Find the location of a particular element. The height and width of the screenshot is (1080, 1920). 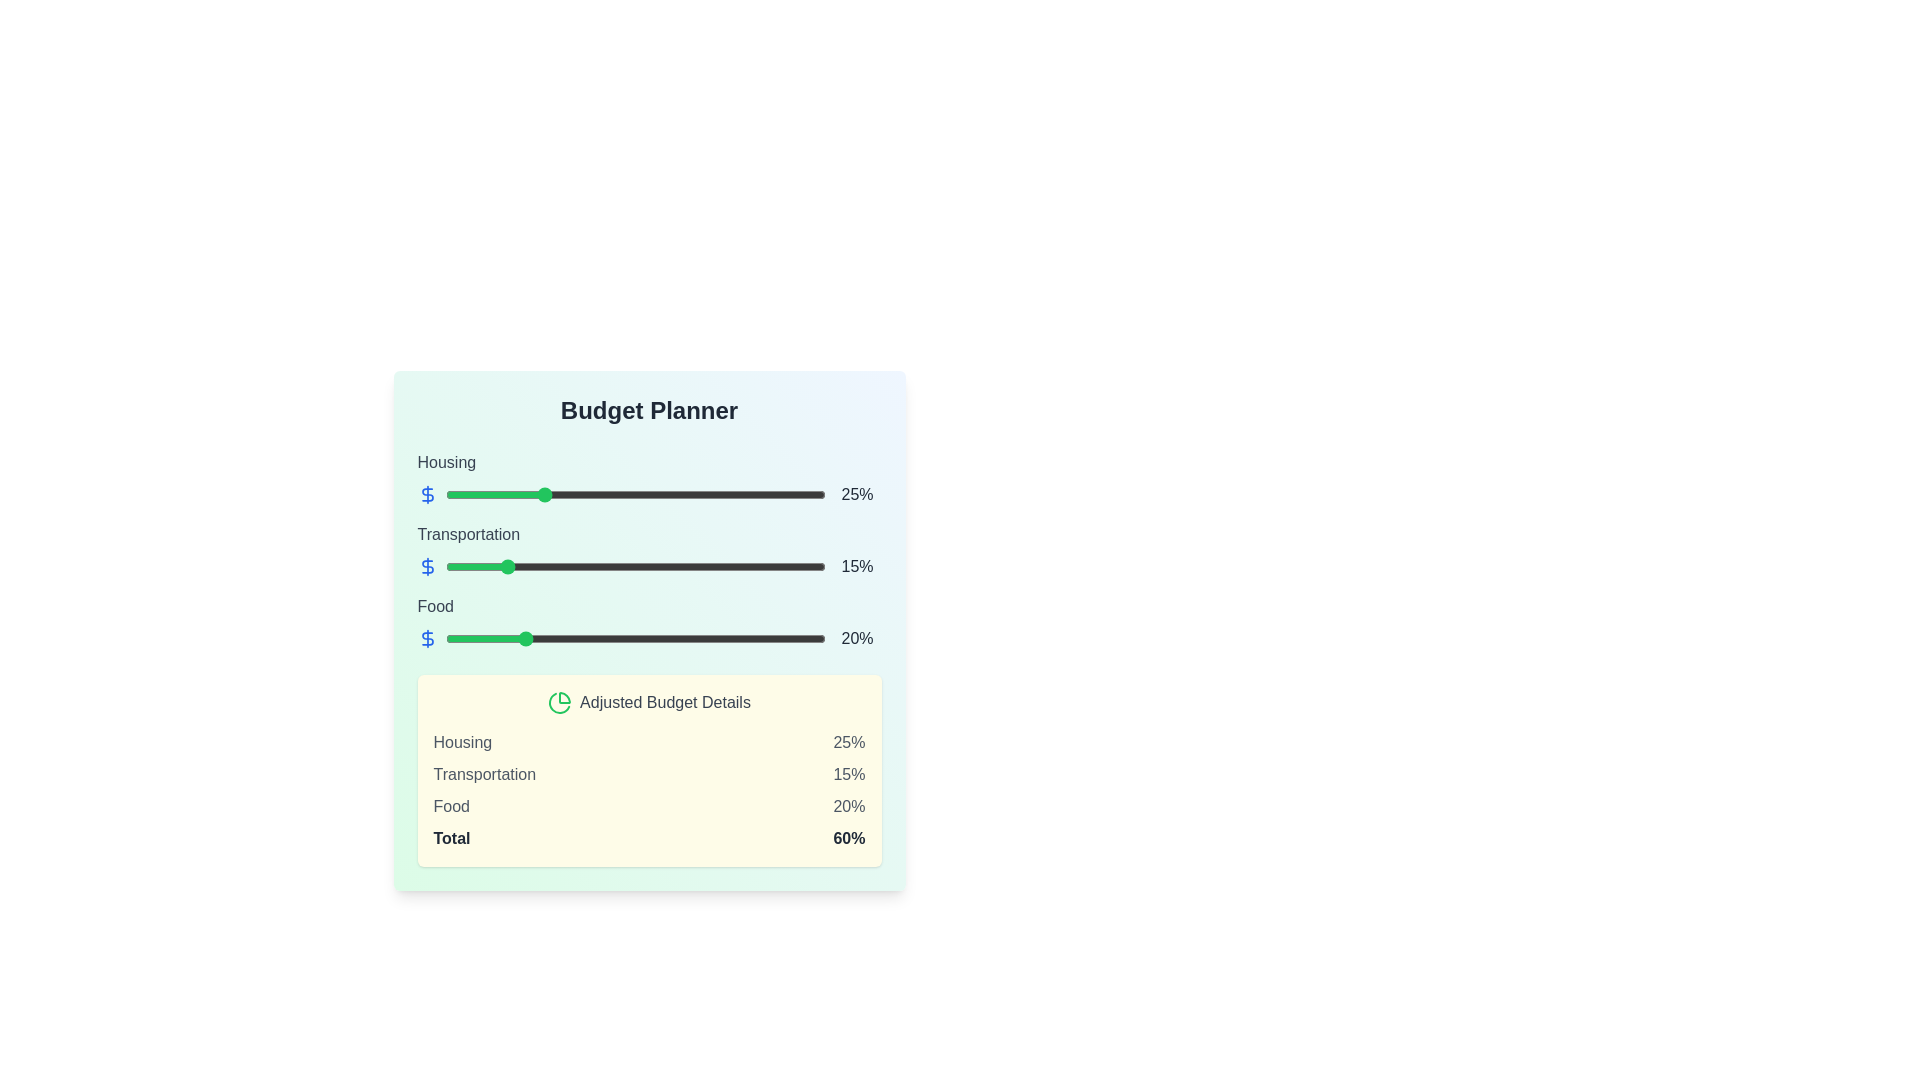

the housing budget slider is located at coordinates (483, 494).